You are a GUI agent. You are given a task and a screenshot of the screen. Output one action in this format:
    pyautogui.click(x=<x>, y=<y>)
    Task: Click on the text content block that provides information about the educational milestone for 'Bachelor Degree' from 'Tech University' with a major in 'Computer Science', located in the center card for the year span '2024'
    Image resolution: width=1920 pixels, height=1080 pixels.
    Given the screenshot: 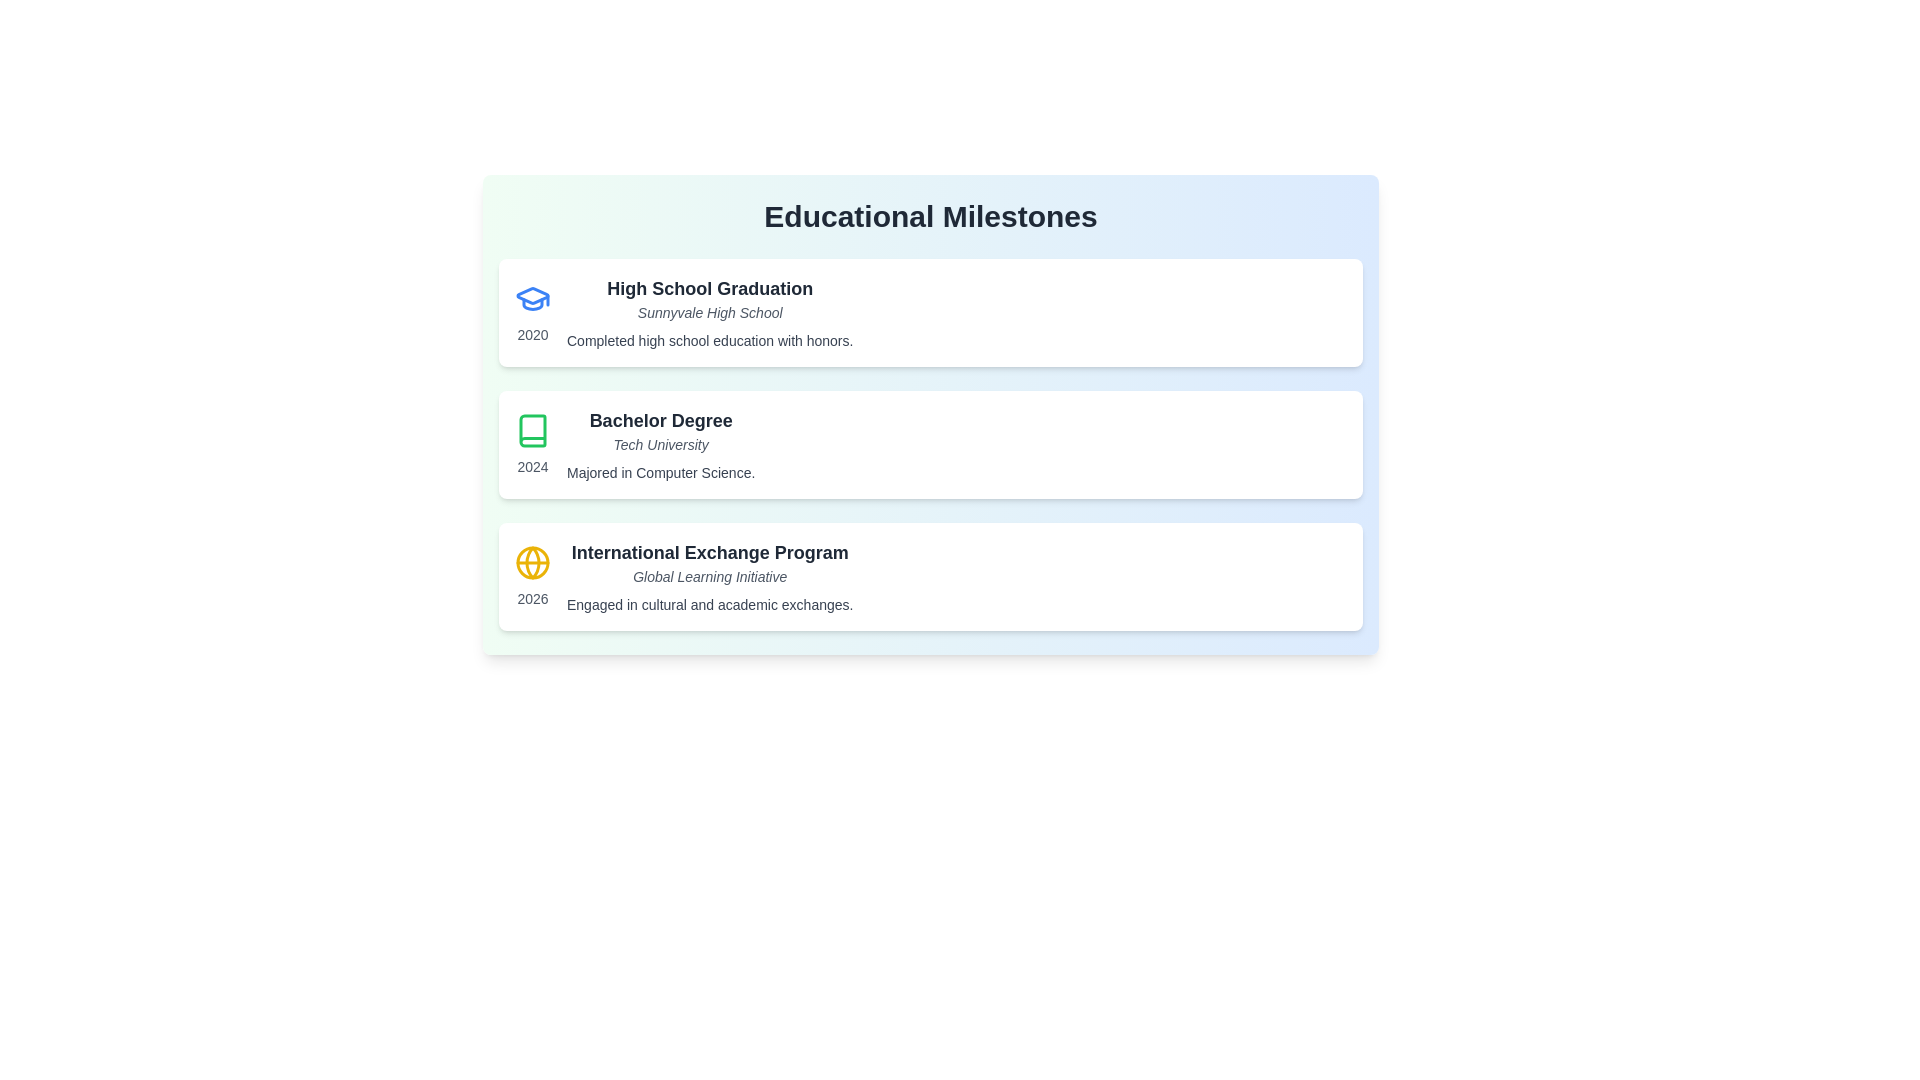 What is the action you would take?
    pyautogui.click(x=661, y=443)
    